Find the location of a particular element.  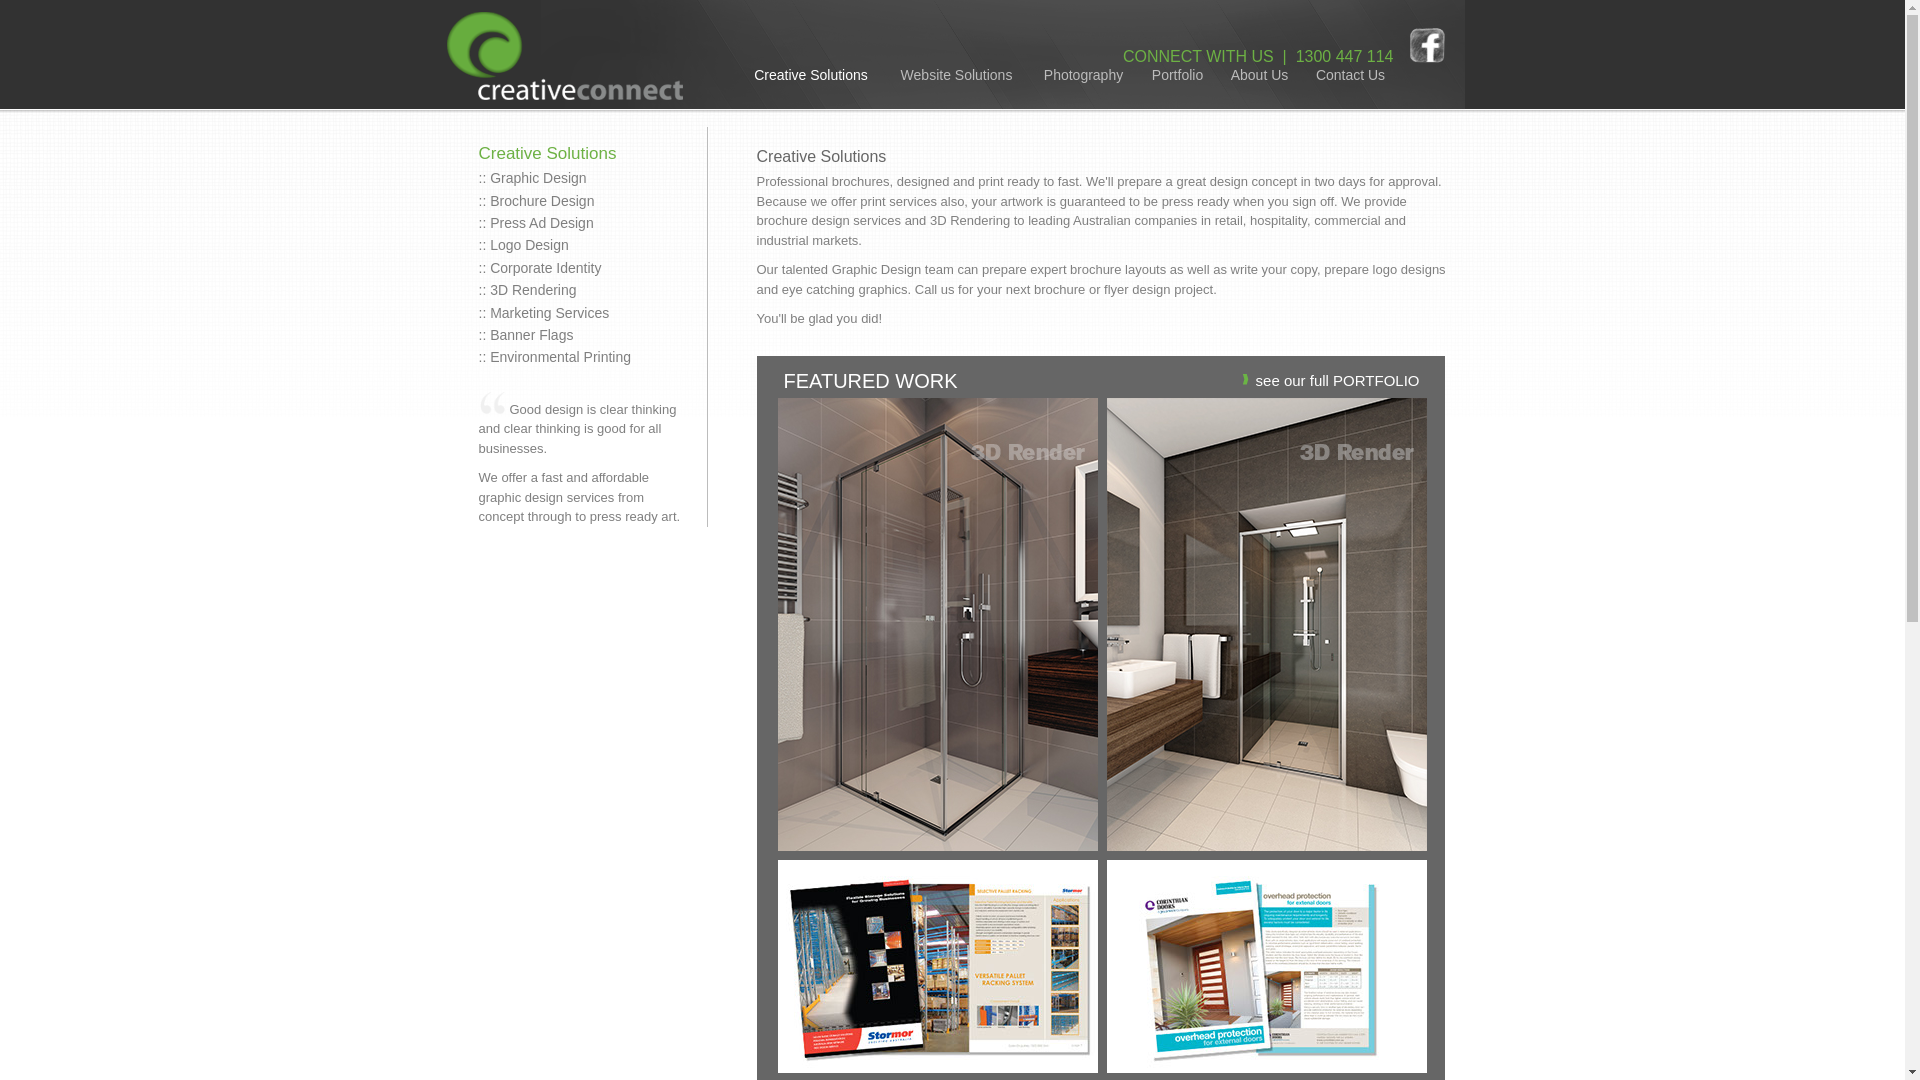

':: Environmental Printing' is located at coordinates (554, 356).